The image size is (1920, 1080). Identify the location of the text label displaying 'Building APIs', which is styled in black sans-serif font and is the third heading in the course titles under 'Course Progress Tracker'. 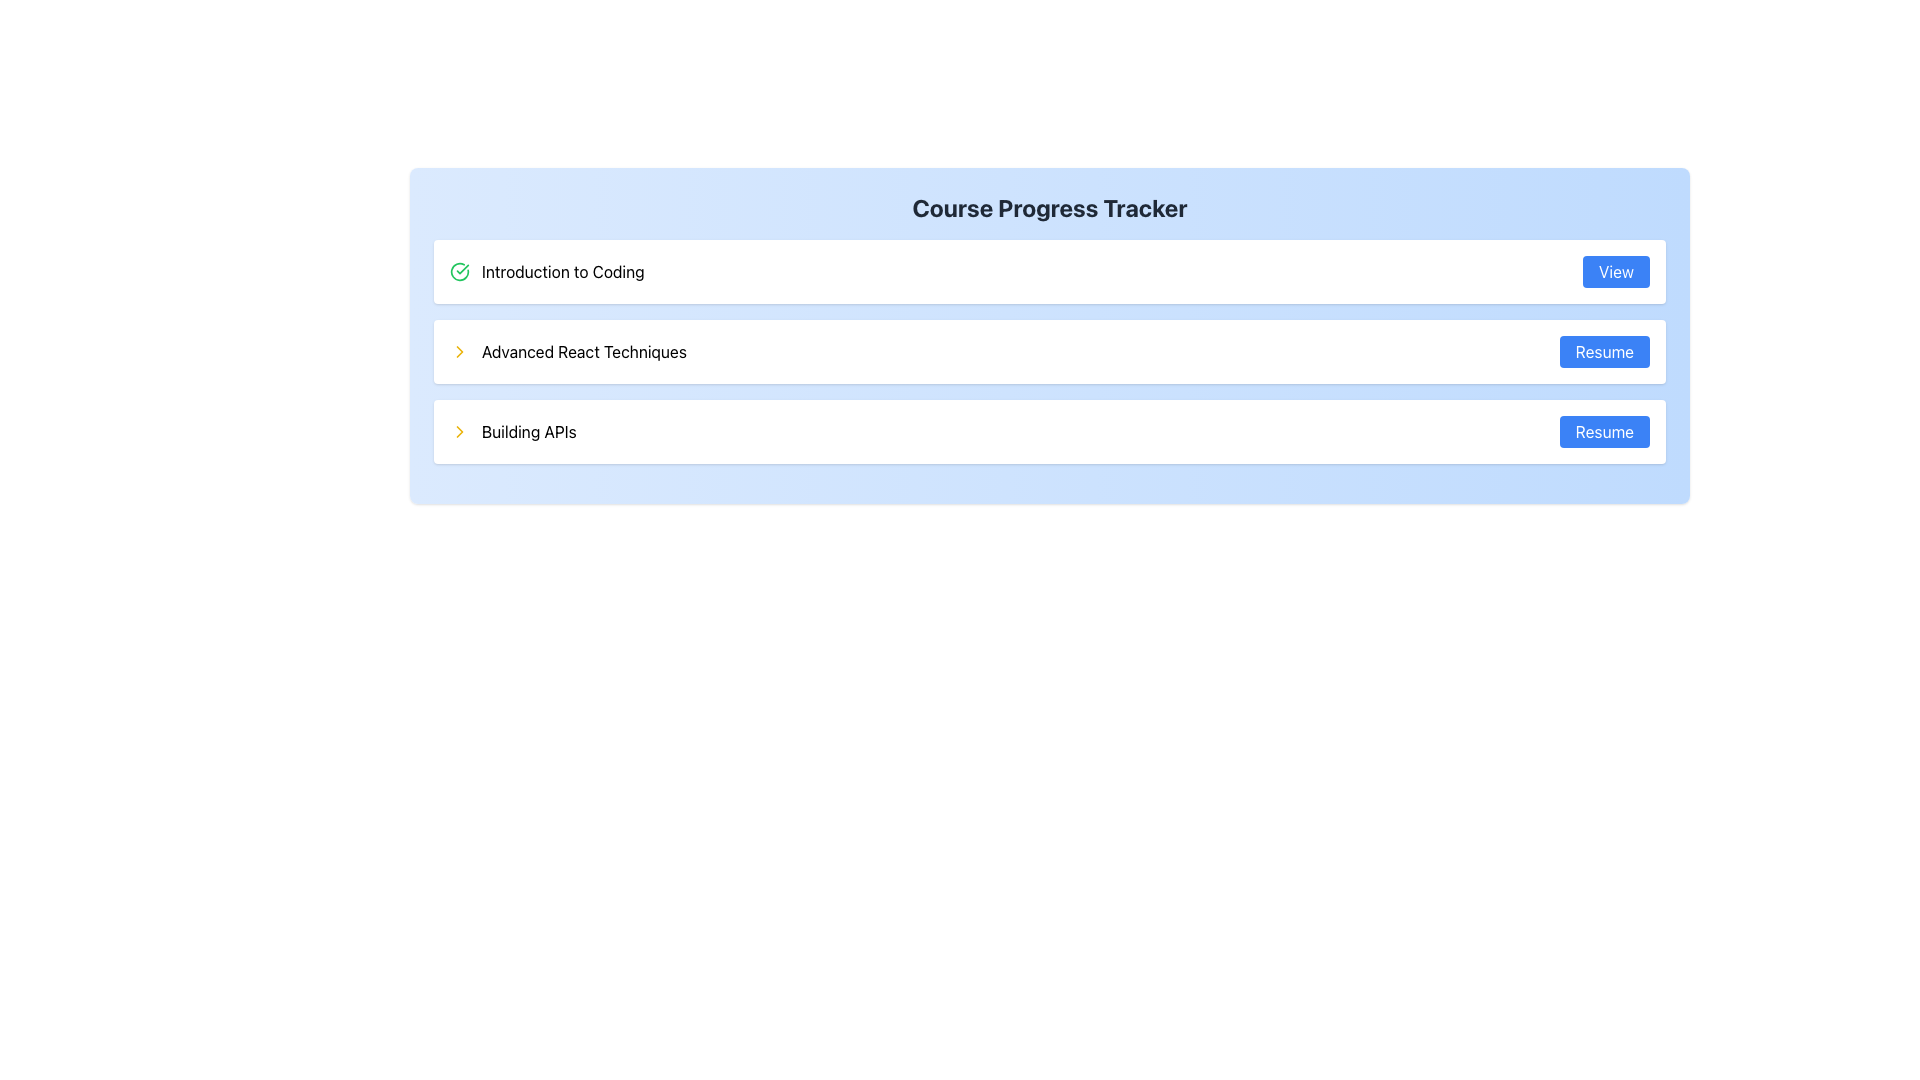
(529, 431).